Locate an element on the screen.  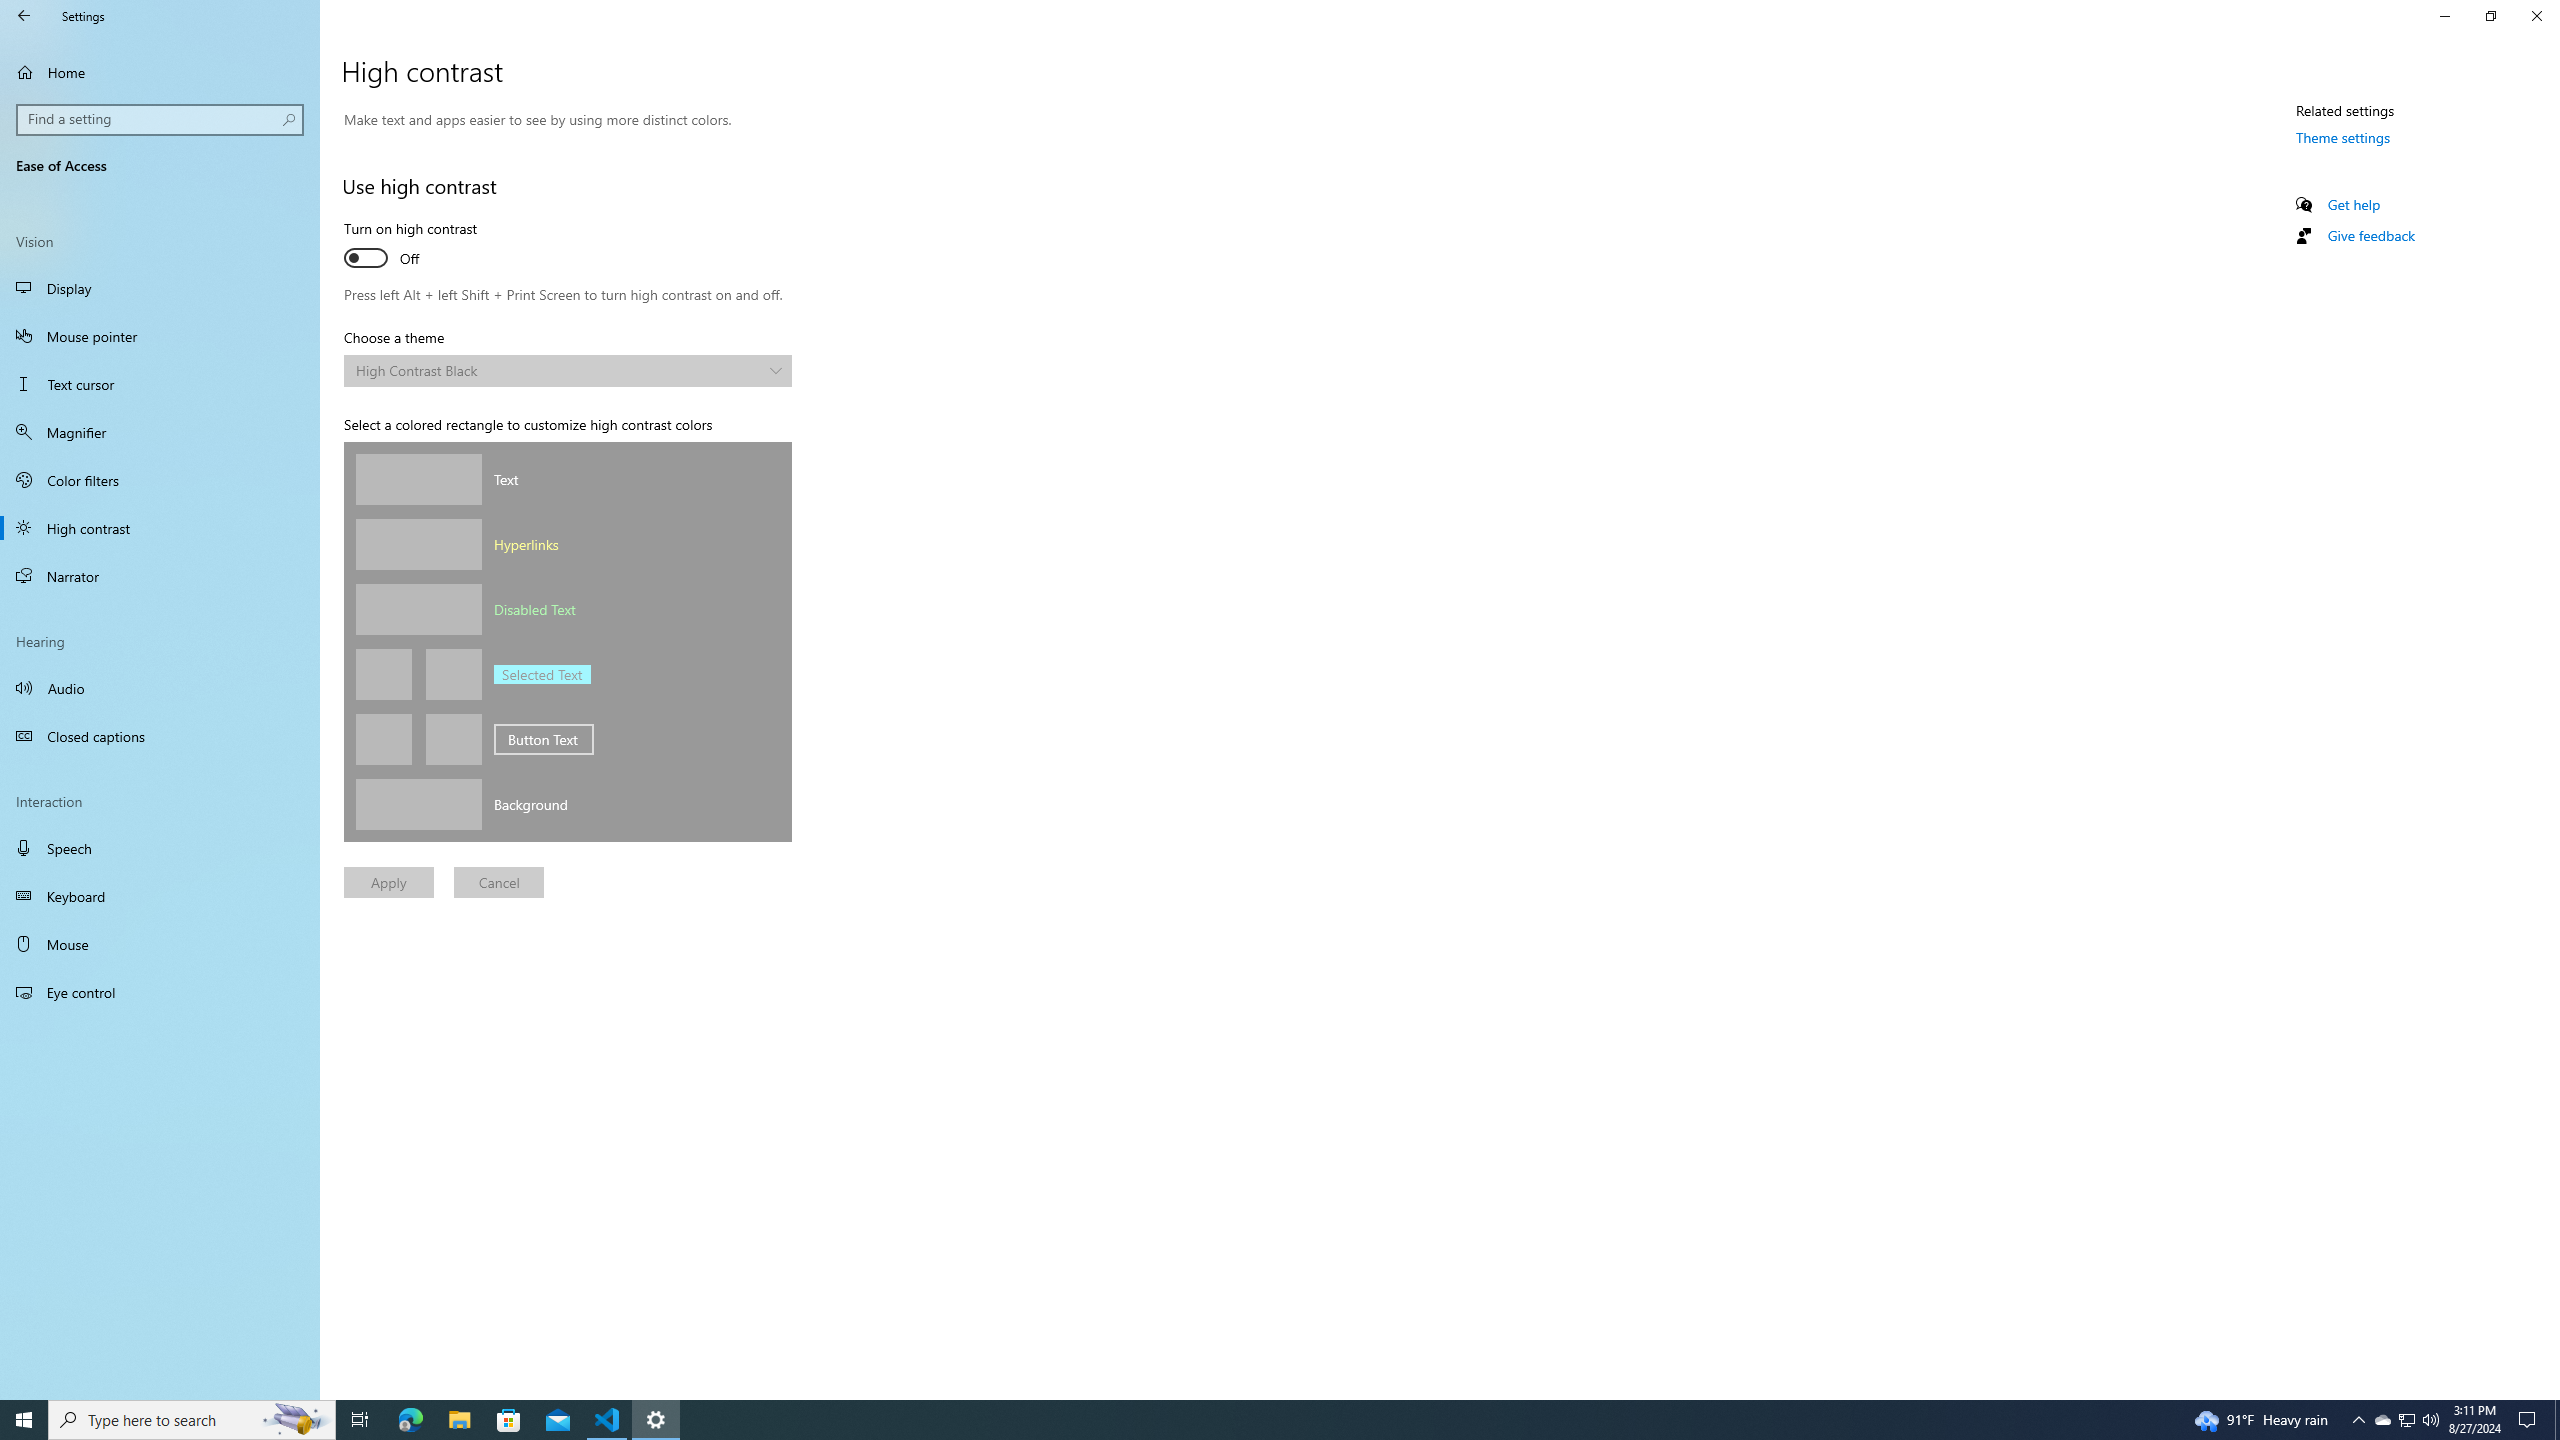
'Give feedback' is located at coordinates (2369, 234).